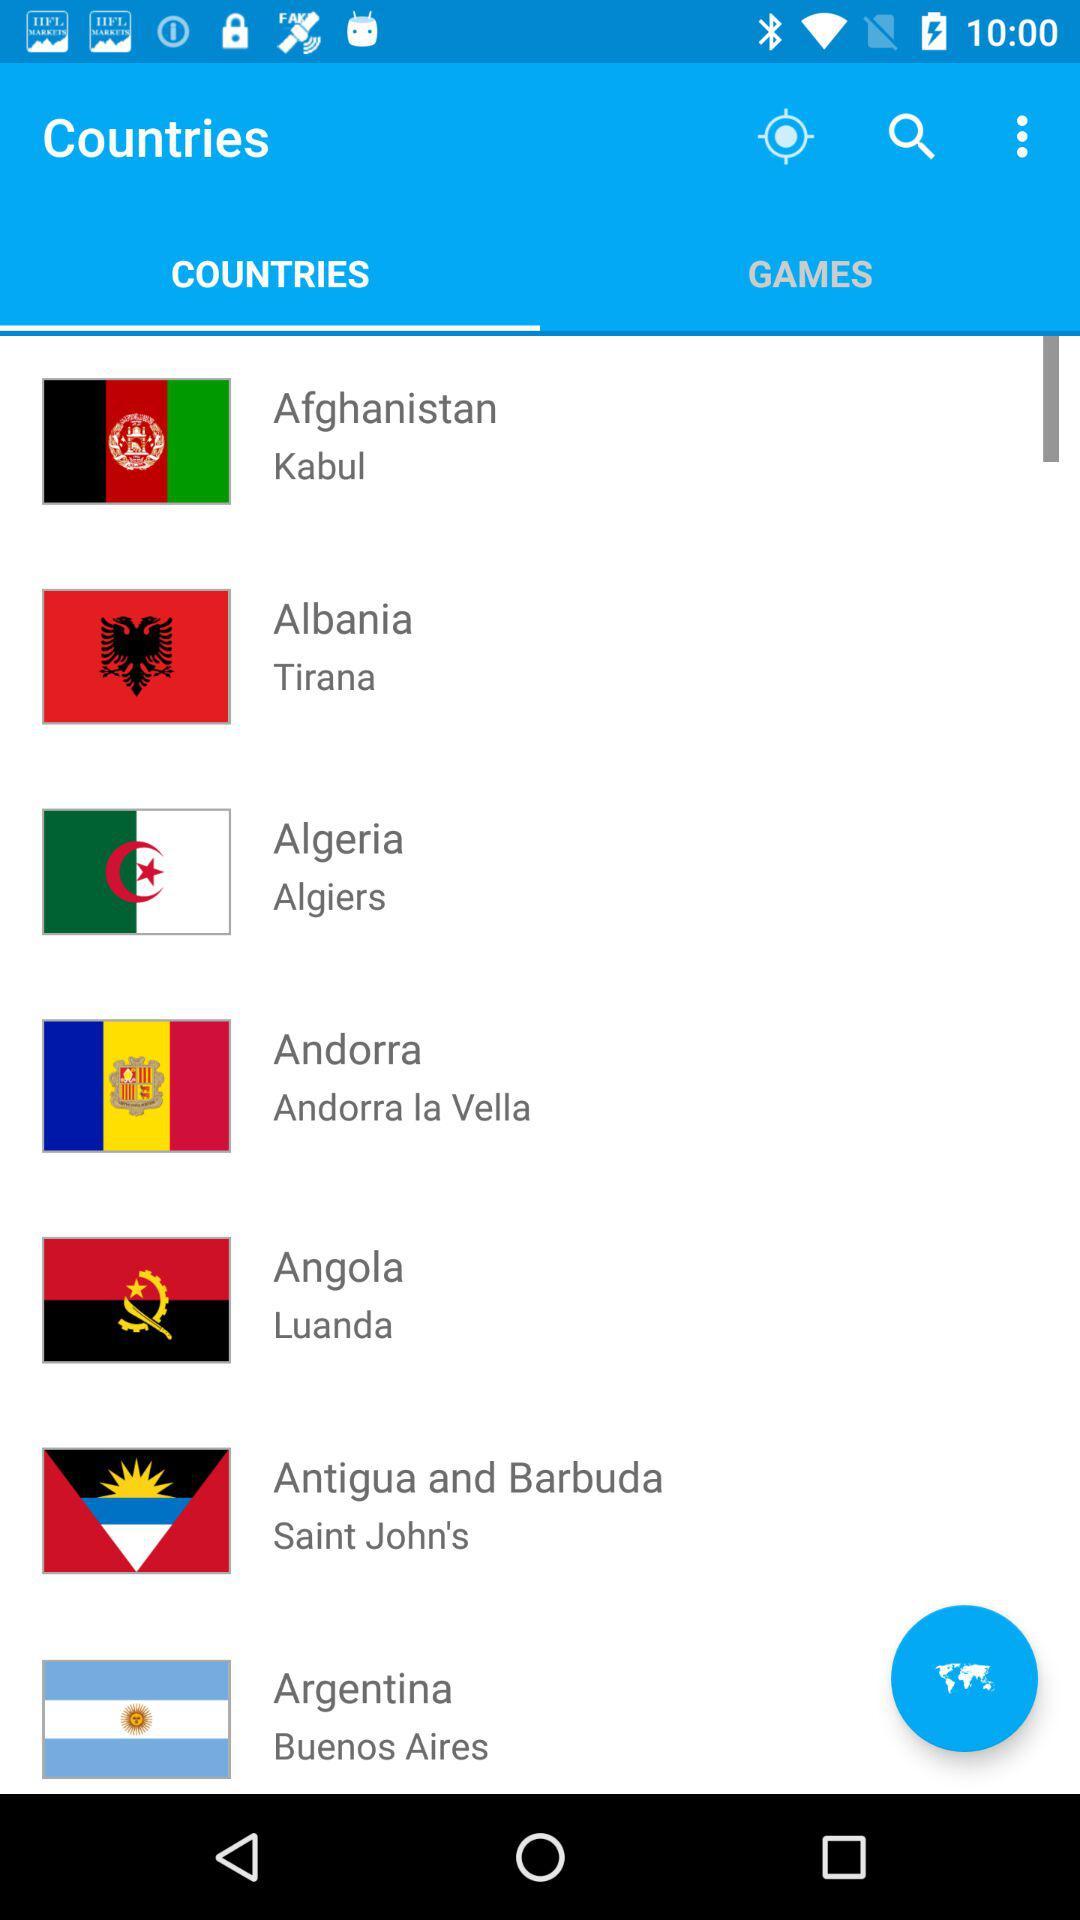 This screenshot has width=1080, height=1920. Describe the element at coordinates (402, 1132) in the screenshot. I see `the icon above the angola item` at that location.